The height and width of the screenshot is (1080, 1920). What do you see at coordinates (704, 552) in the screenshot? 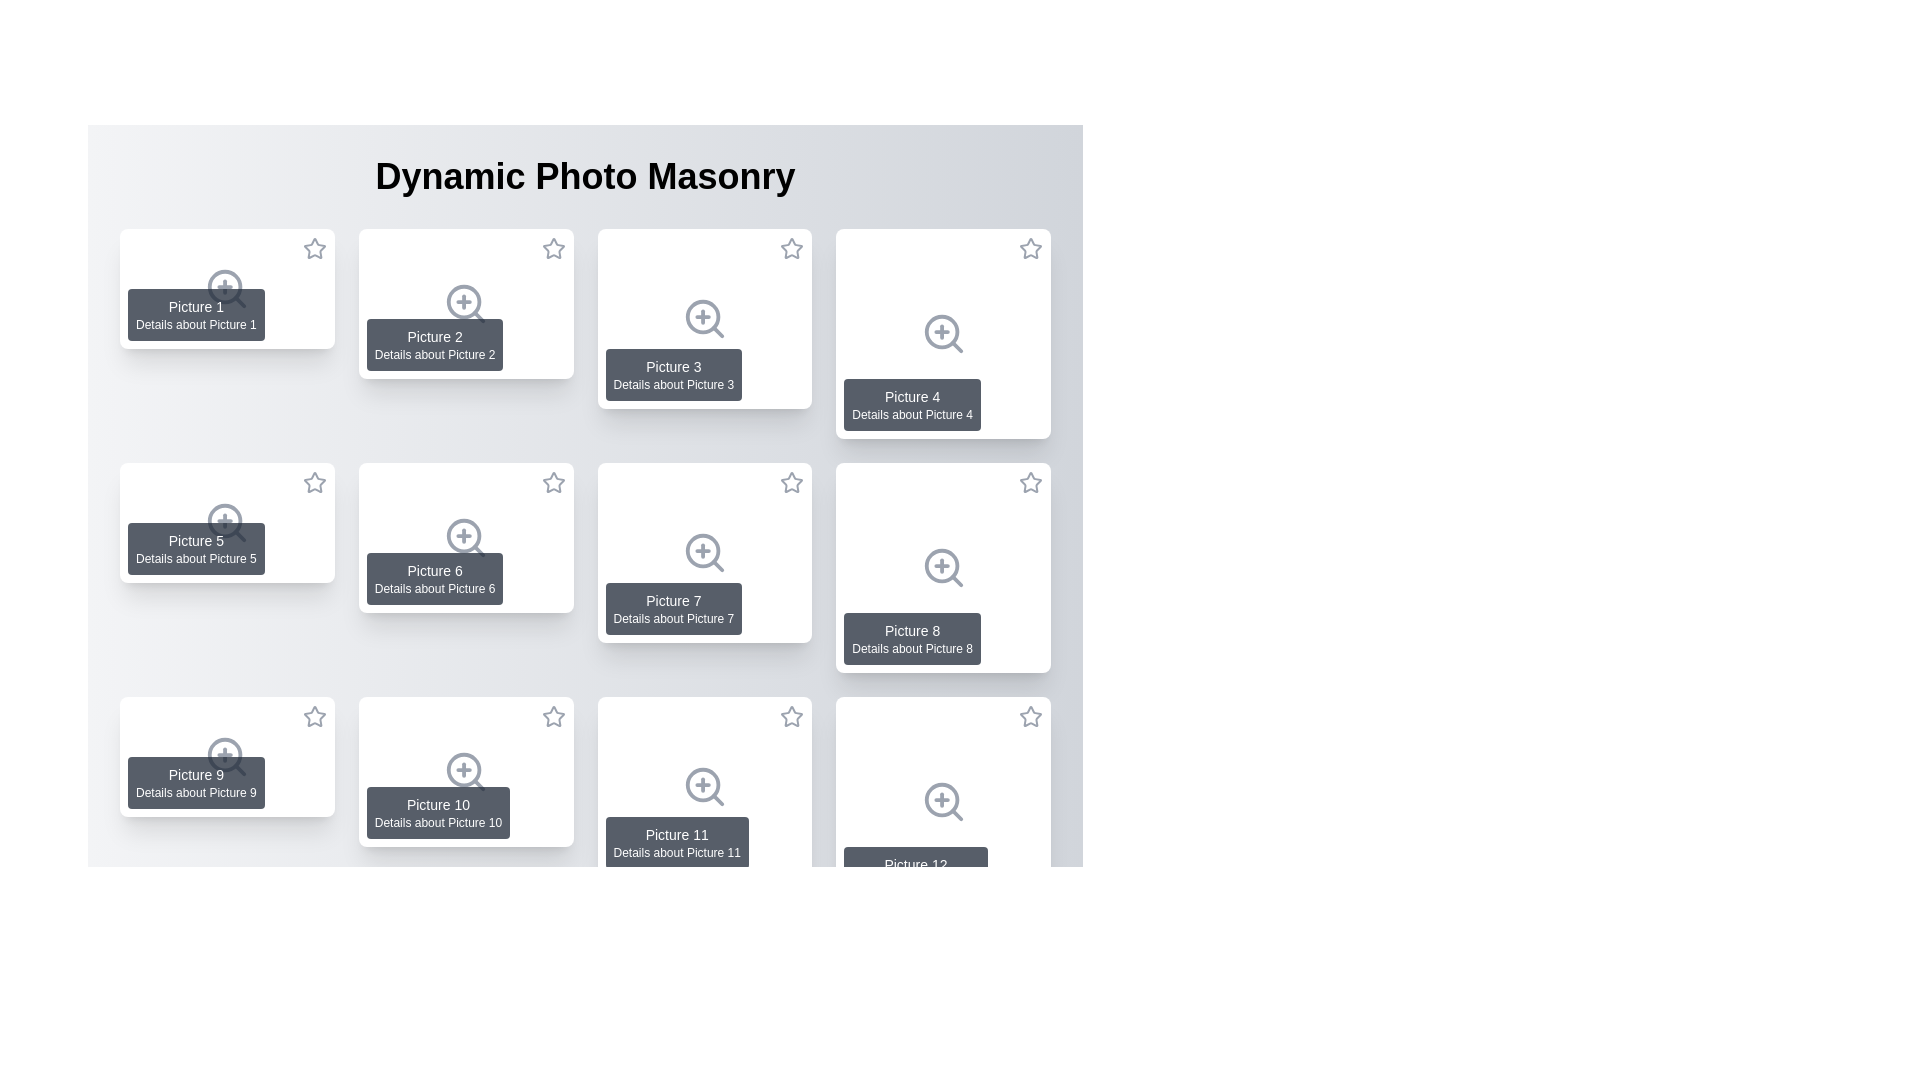
I see `the gray magnifying glass icon in the center of the interactive visual card labeled 'Picture 7'` at bounding box center [704, 552].